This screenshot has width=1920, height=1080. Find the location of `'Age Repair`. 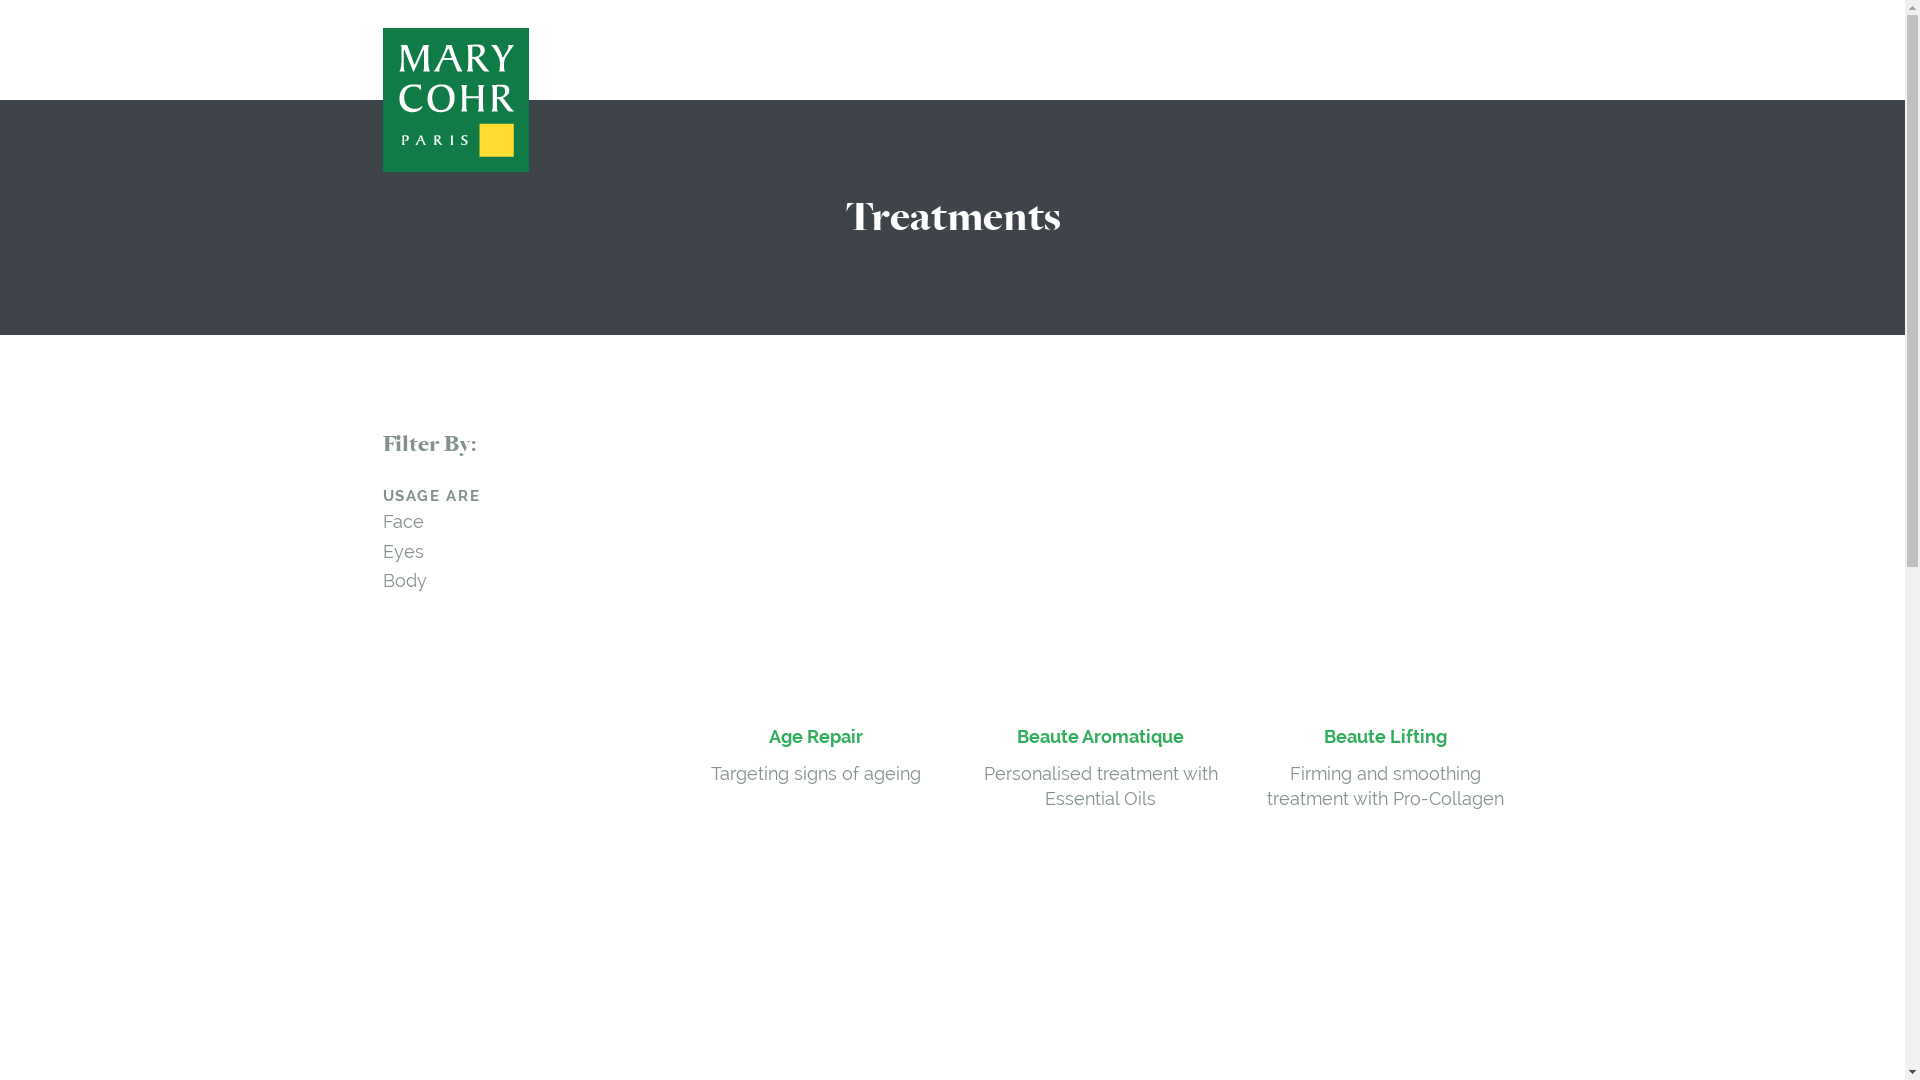

'Age Repair is located at coordinates (816, 607).